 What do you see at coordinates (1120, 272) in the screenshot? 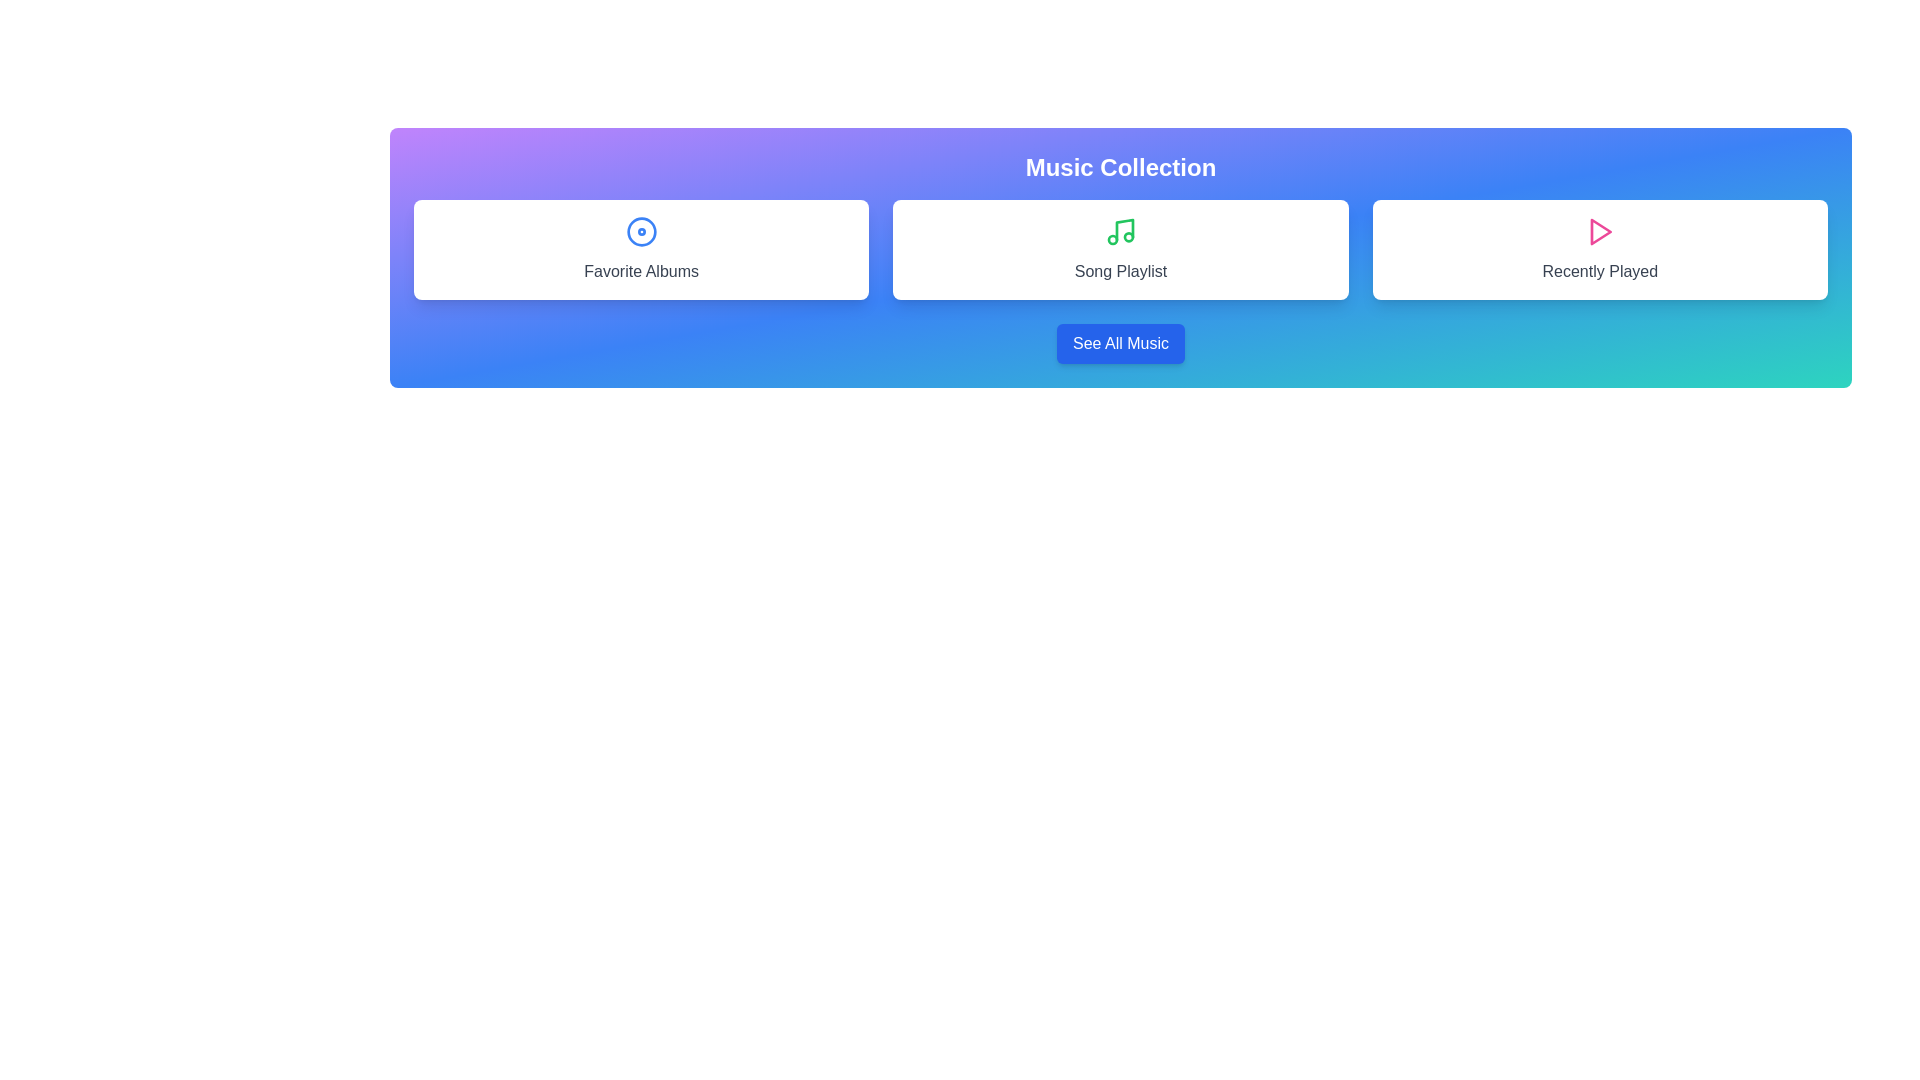
I see `the Text Label located at the bottom center of the middle card in a three-card layout, which provides a title or summary related to playlists` at bounding box center [1120, 272].